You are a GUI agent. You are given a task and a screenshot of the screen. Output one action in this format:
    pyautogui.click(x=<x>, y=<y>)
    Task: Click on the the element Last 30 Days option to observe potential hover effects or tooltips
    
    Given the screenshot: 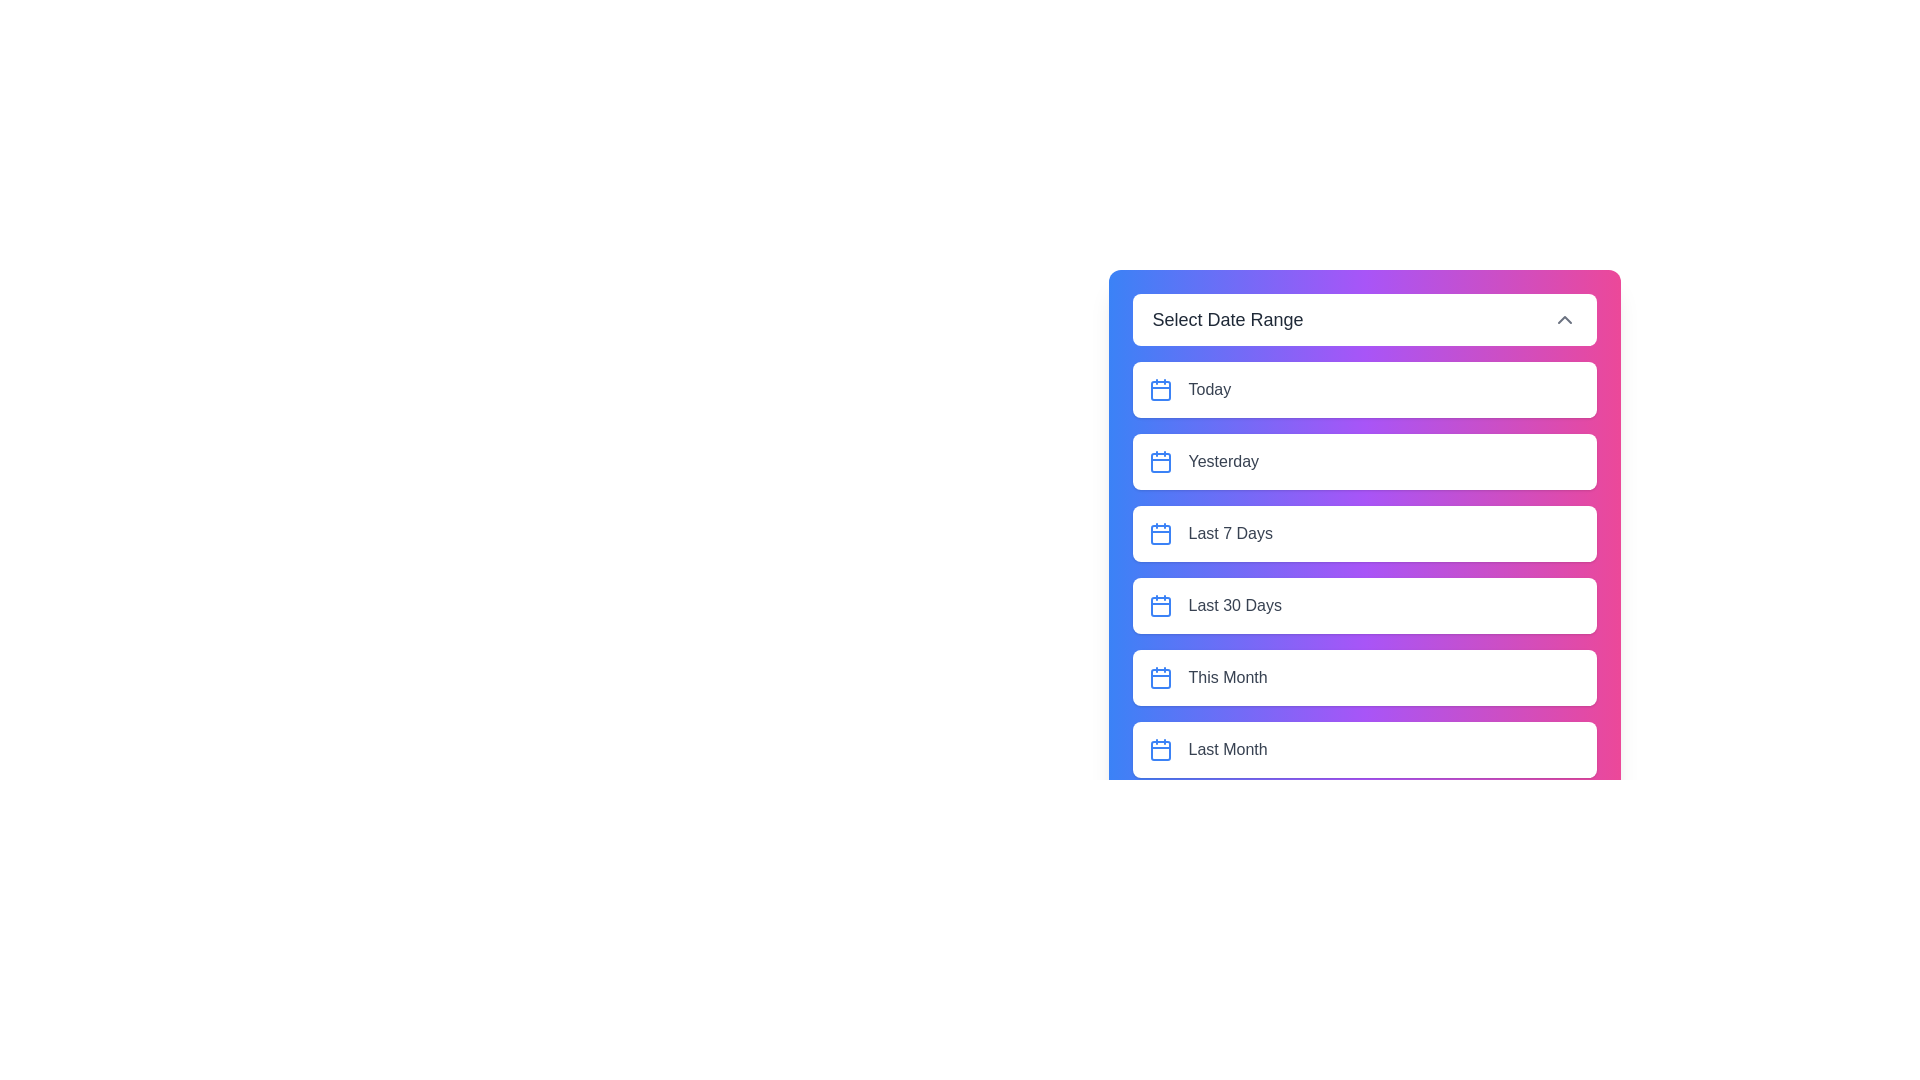 What is the action you would take?
    pyautogui.click(x=1363, y=604)
    